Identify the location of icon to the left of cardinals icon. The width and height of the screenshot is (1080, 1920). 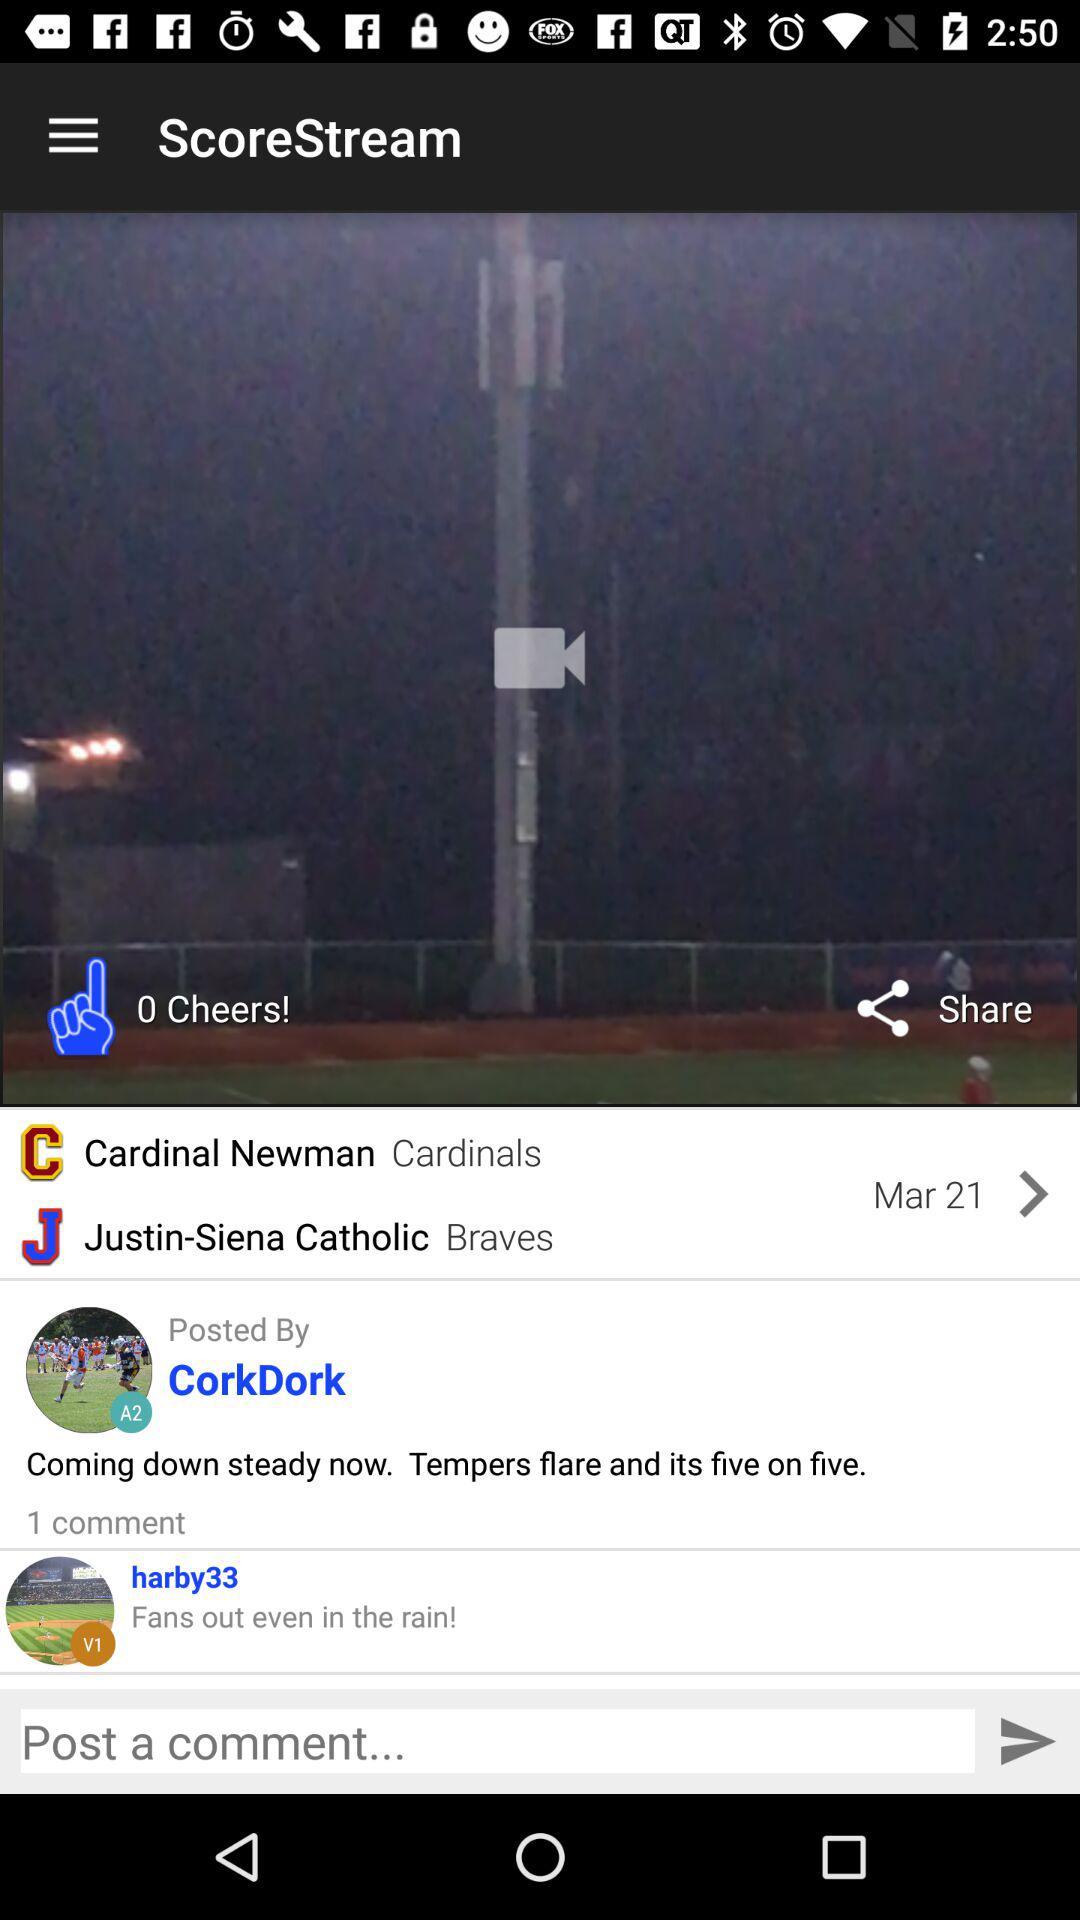
(228, 1152).